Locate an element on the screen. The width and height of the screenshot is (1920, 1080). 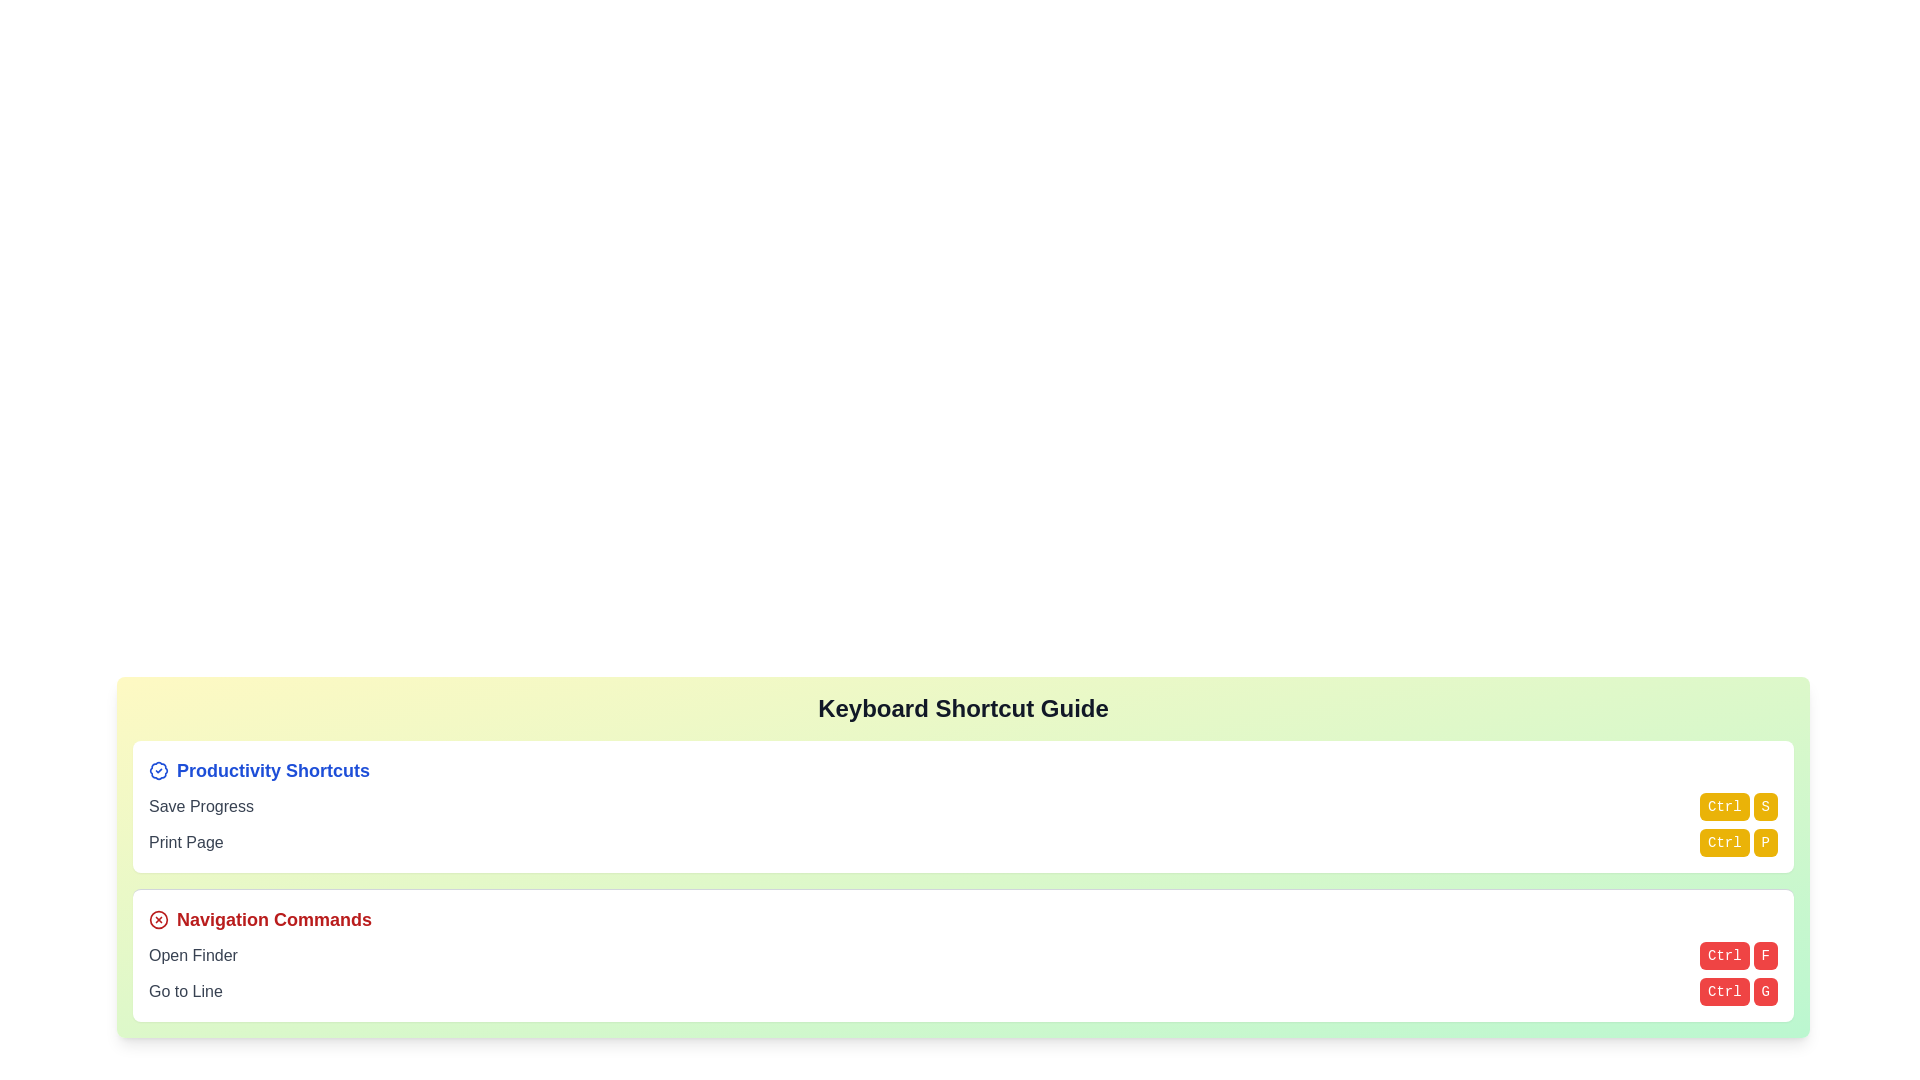
the small rectangular badge with a yellow background and white text displaying the letter 'S', located in the 'Productivity Shortcuts' section under the 'Save Progress' command is located at coordinates (1765, 805).